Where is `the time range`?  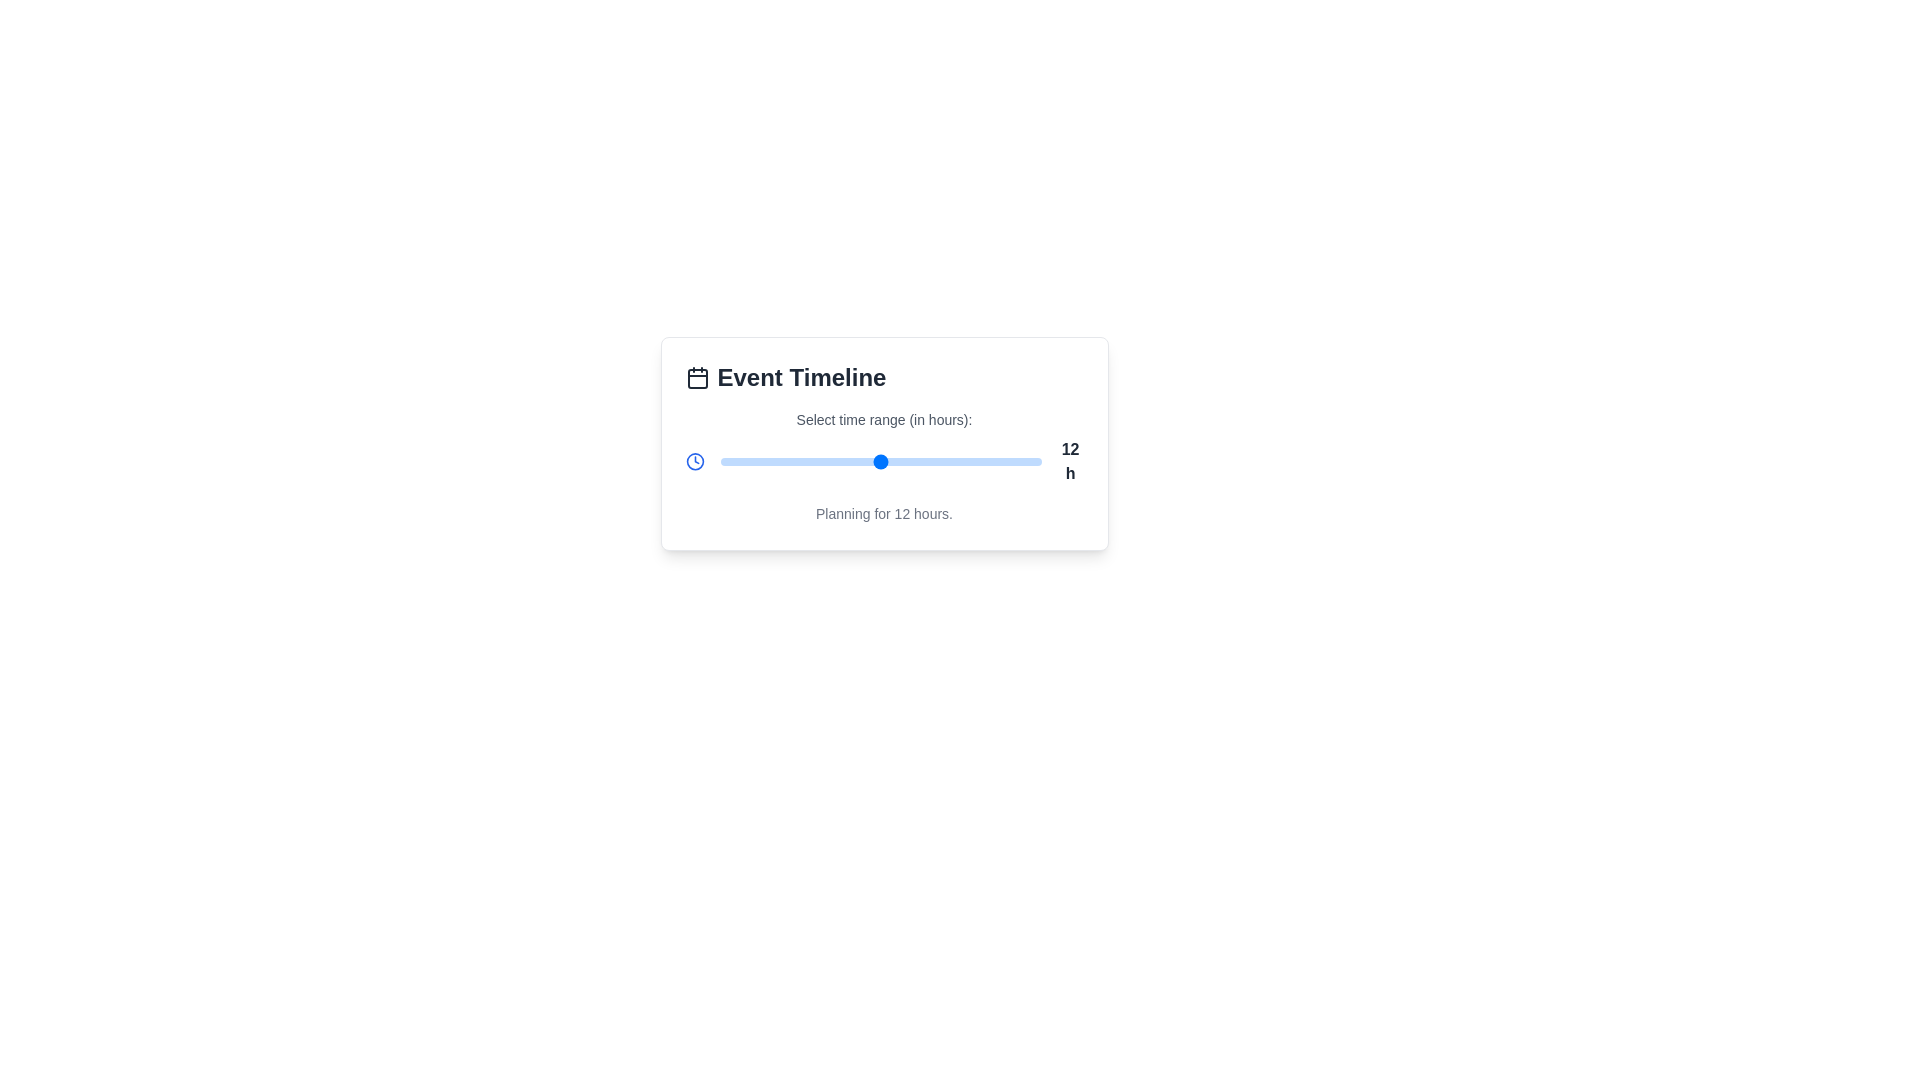
the time range is located at coordinates (880, 462).